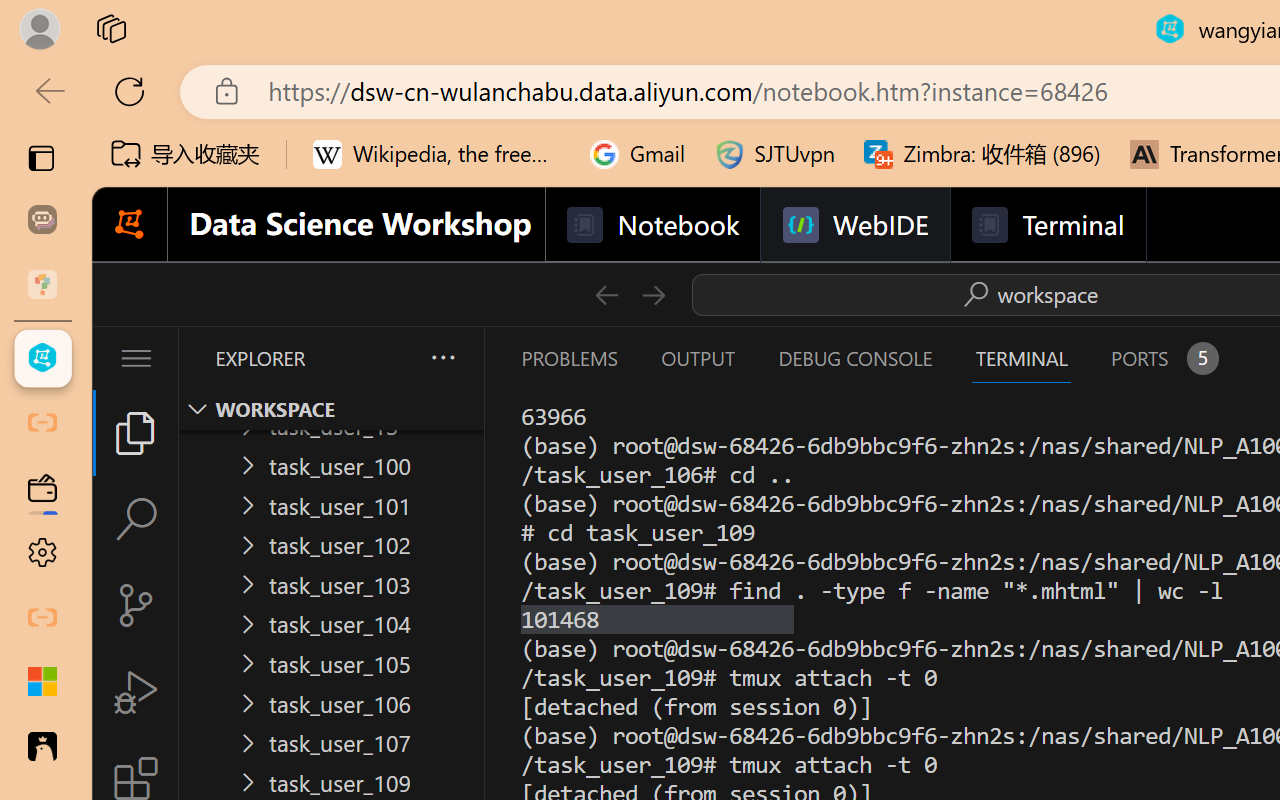  I want to click on 'Gmail', so click(637, 154).